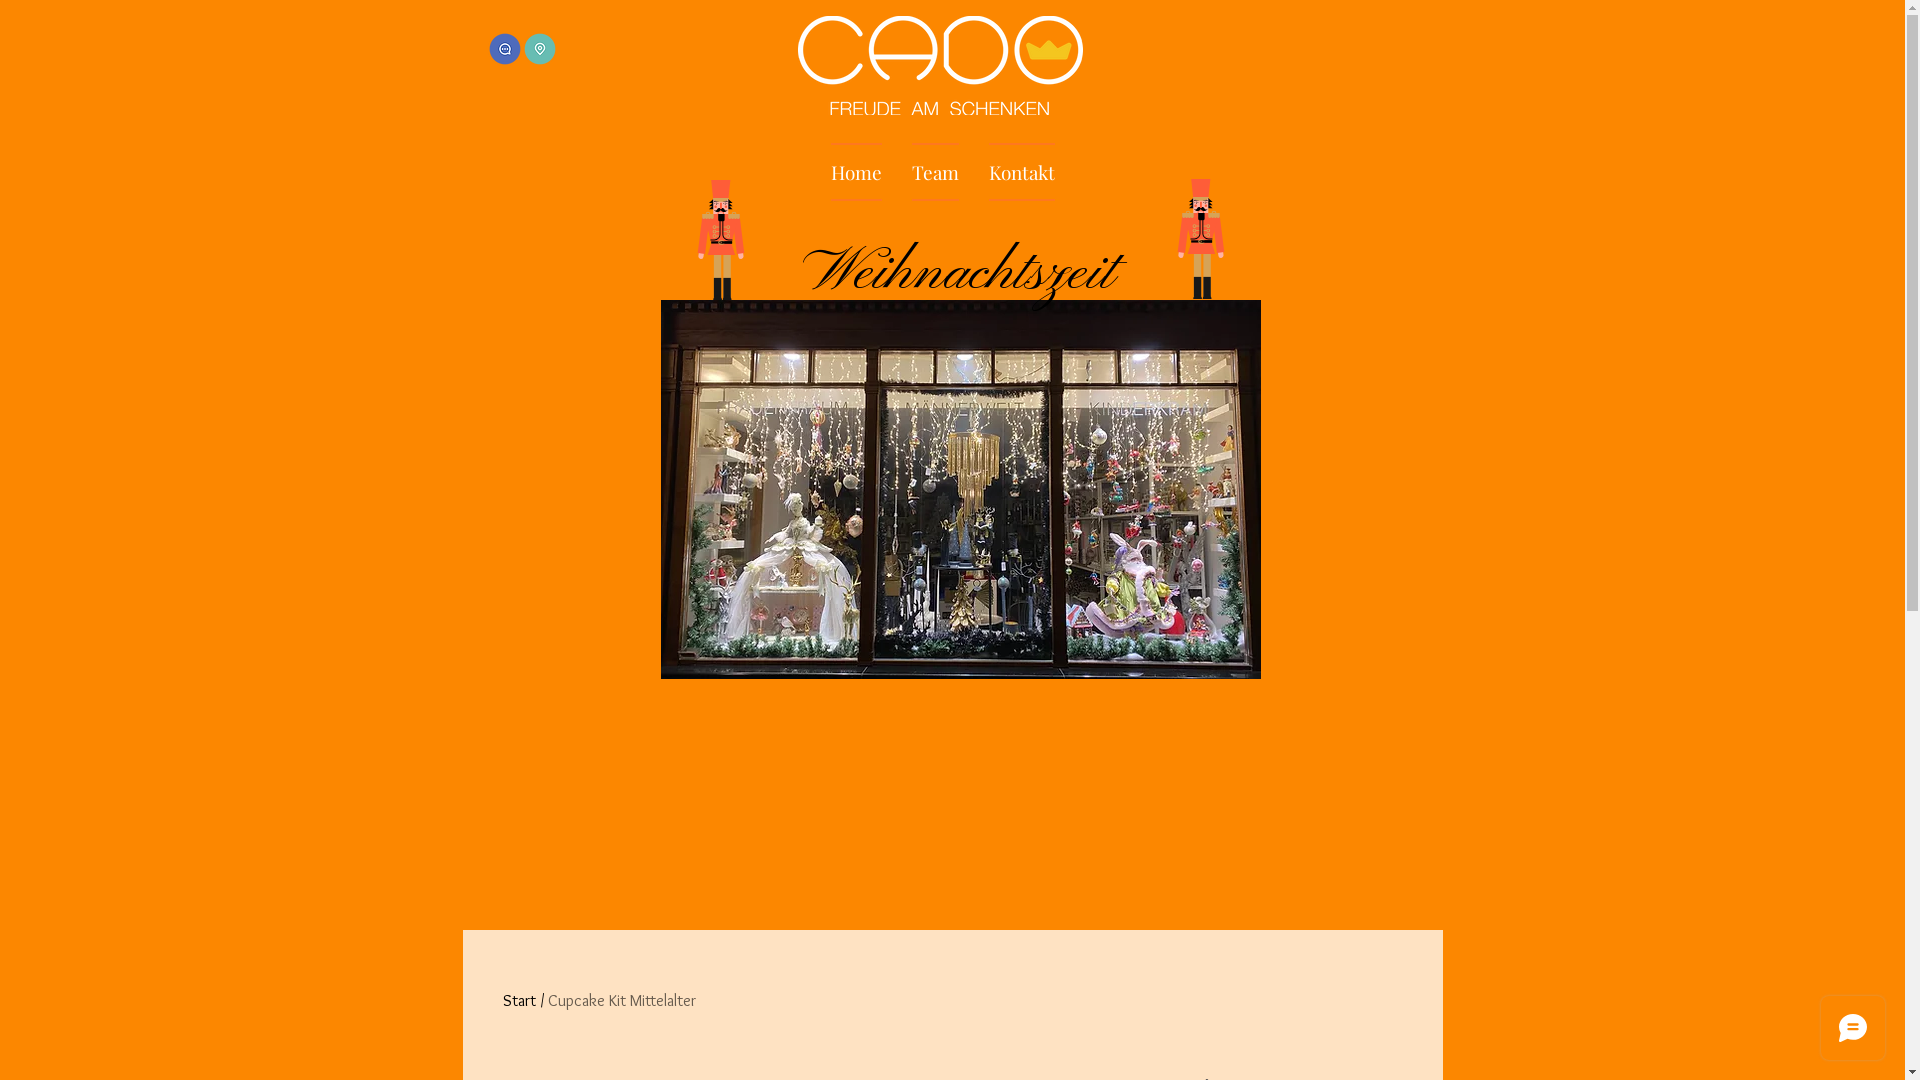 The image size is (1920, 1080). I want to click on 'Team', so click(895, 171).